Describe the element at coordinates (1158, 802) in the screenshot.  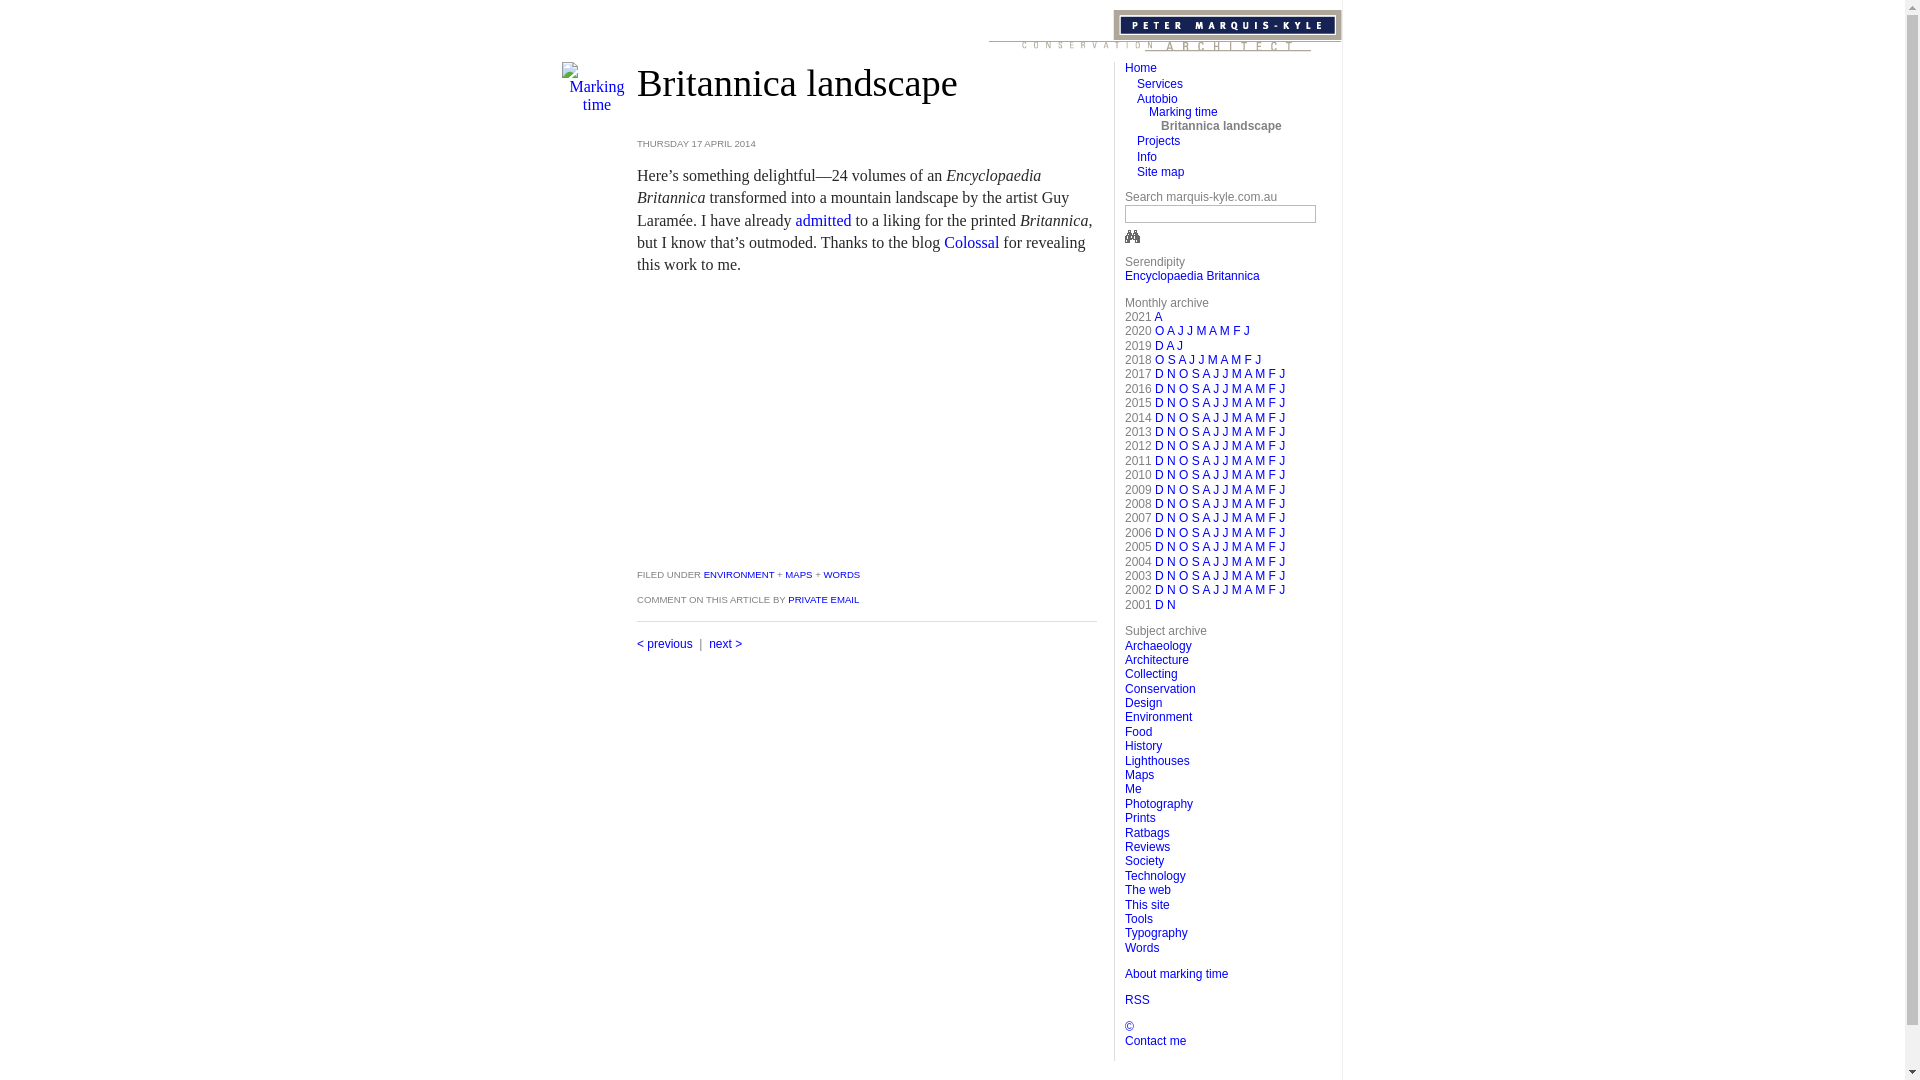
I see `'Photography'` at that location.